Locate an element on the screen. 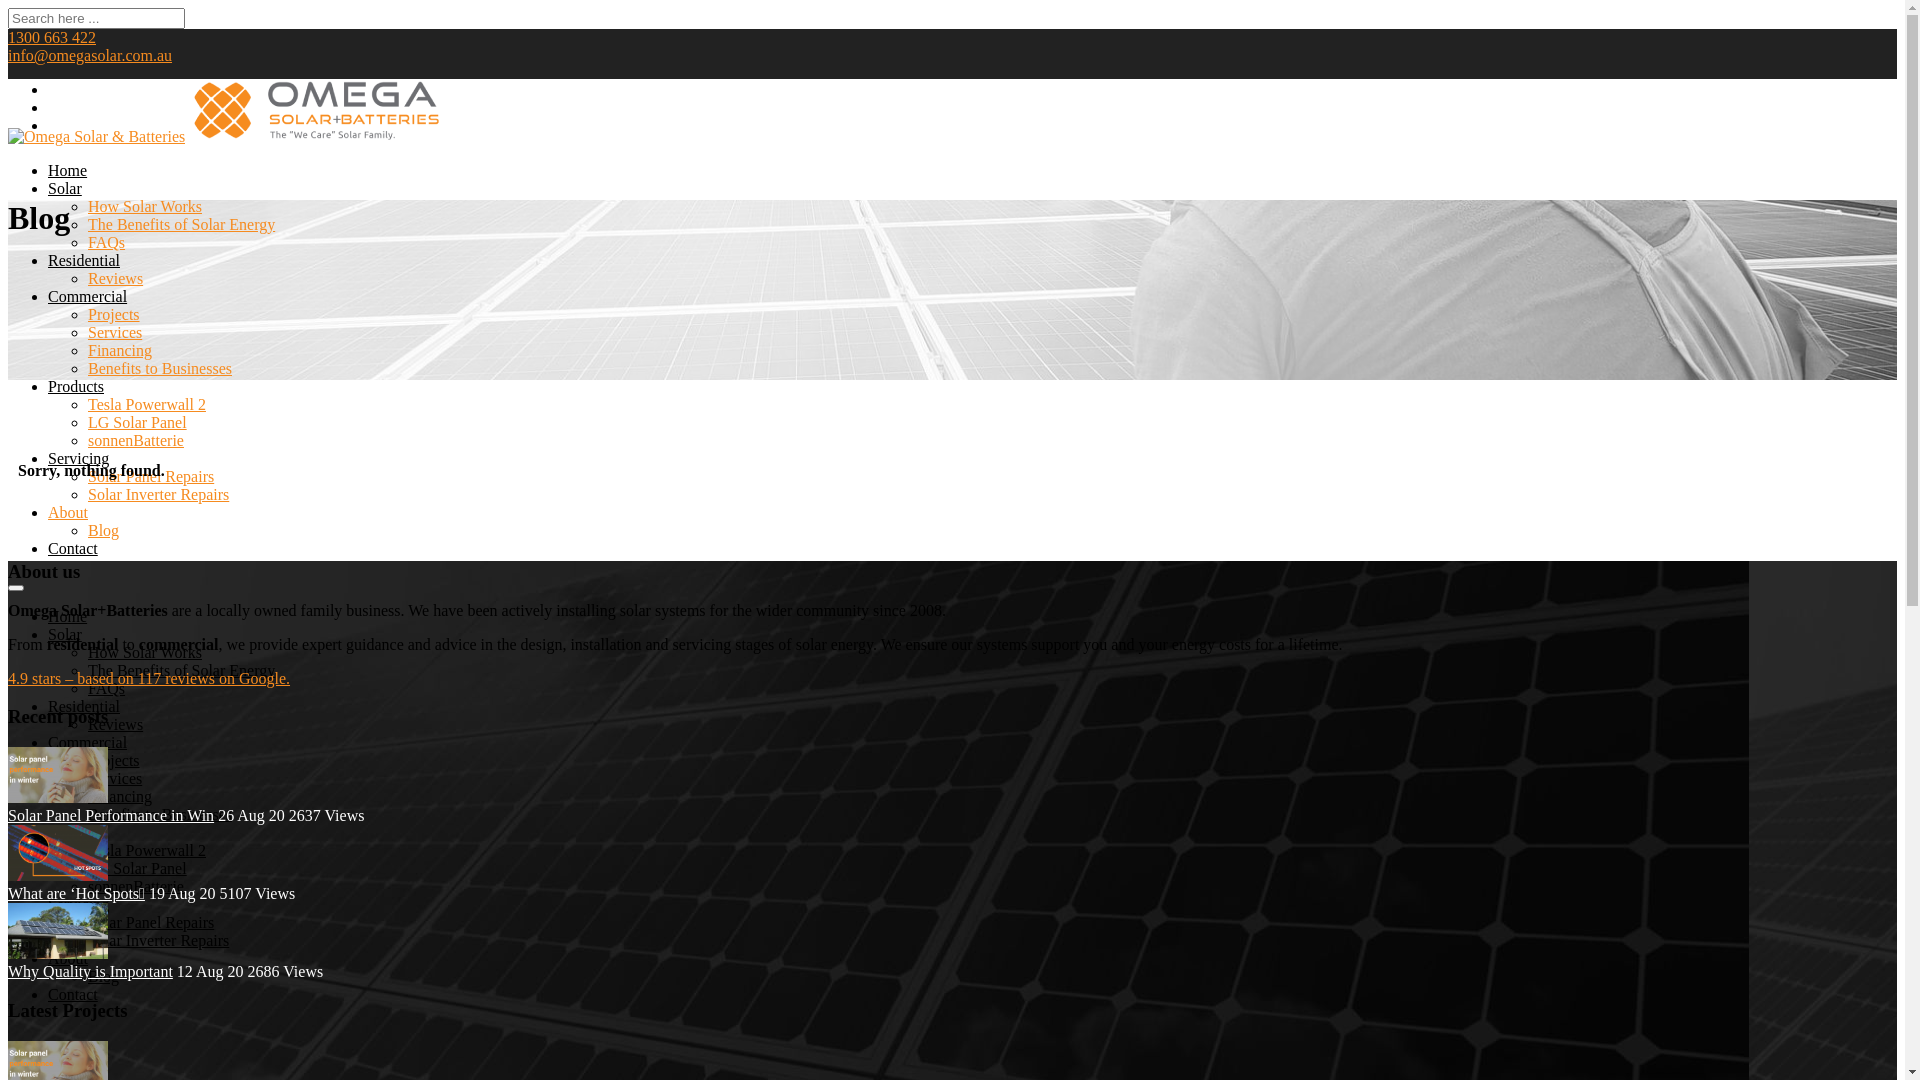 The height and width of the screenshot is (1080, 1920). 'About' is located at coordinates (67, 511).